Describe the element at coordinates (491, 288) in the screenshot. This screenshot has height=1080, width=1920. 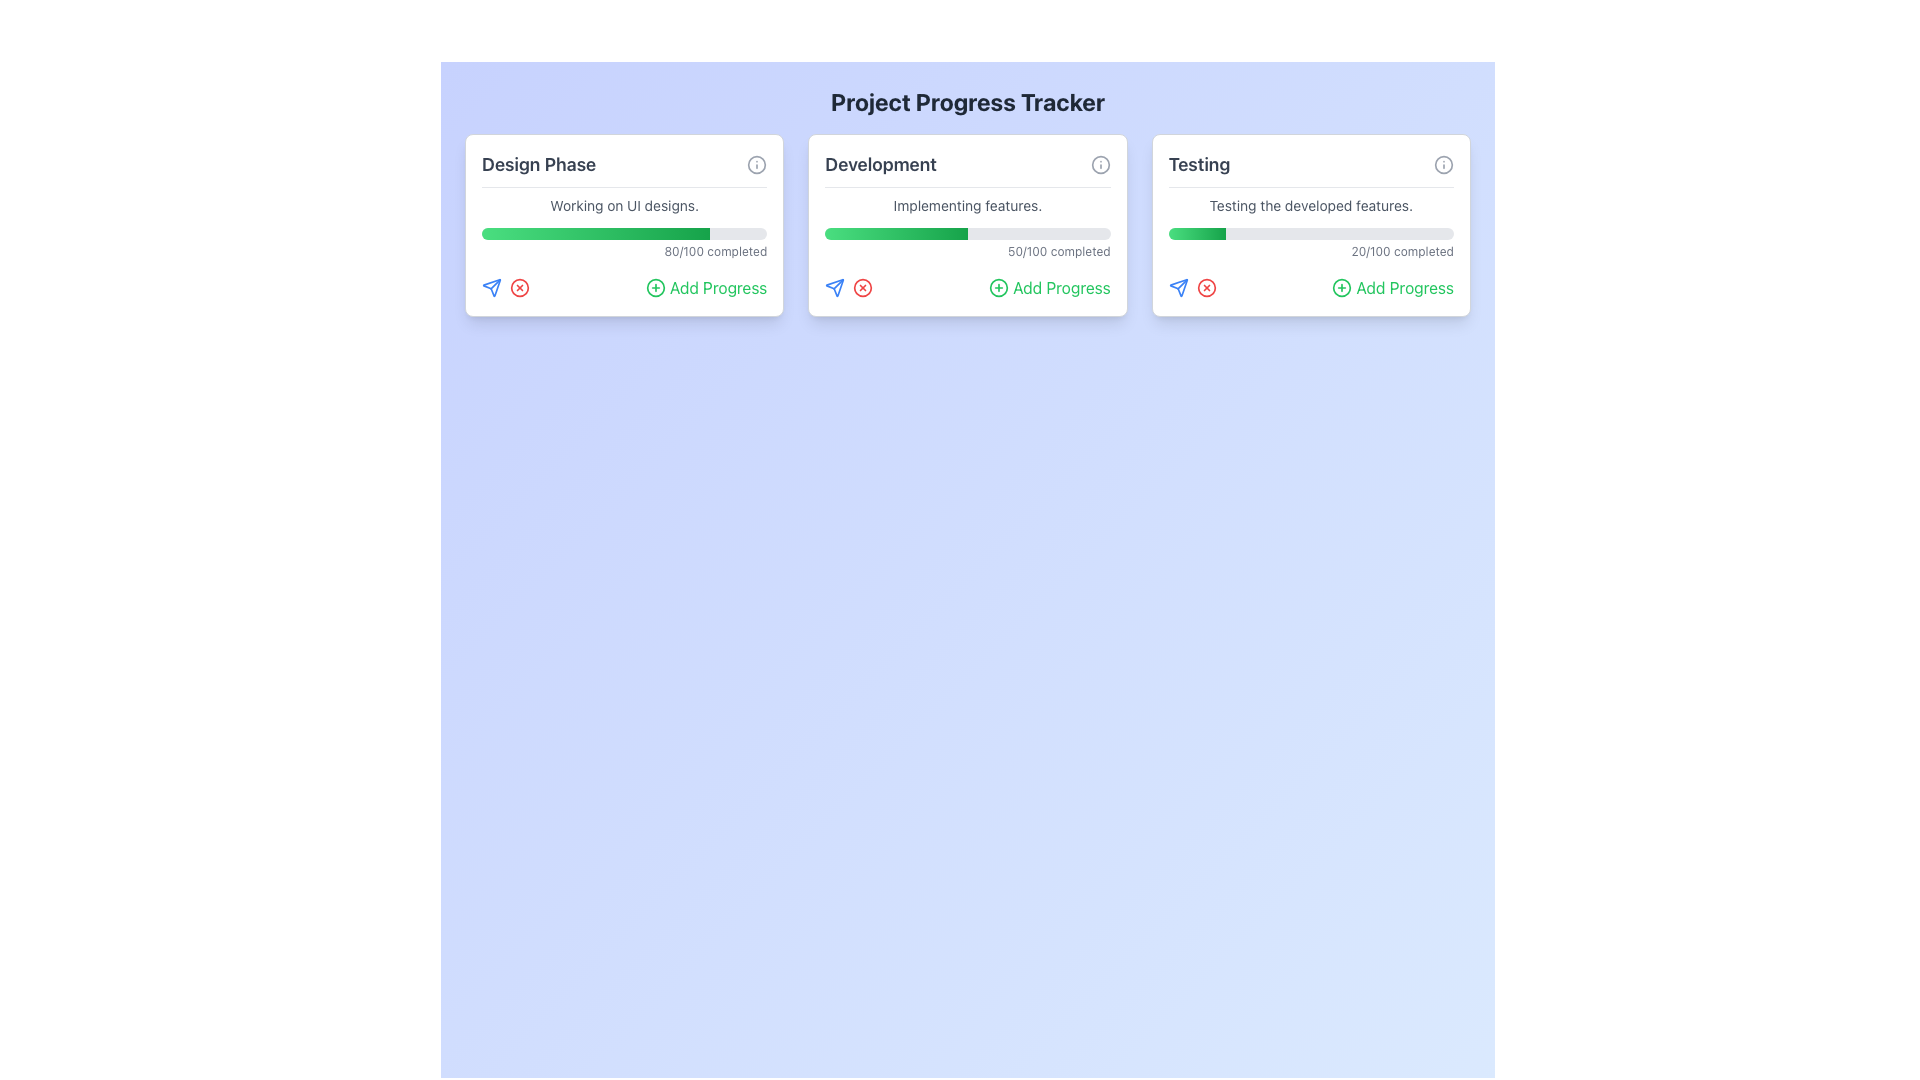
I see `the first icon button located at the bottom left section of the 'Design Phase' card` at that location.